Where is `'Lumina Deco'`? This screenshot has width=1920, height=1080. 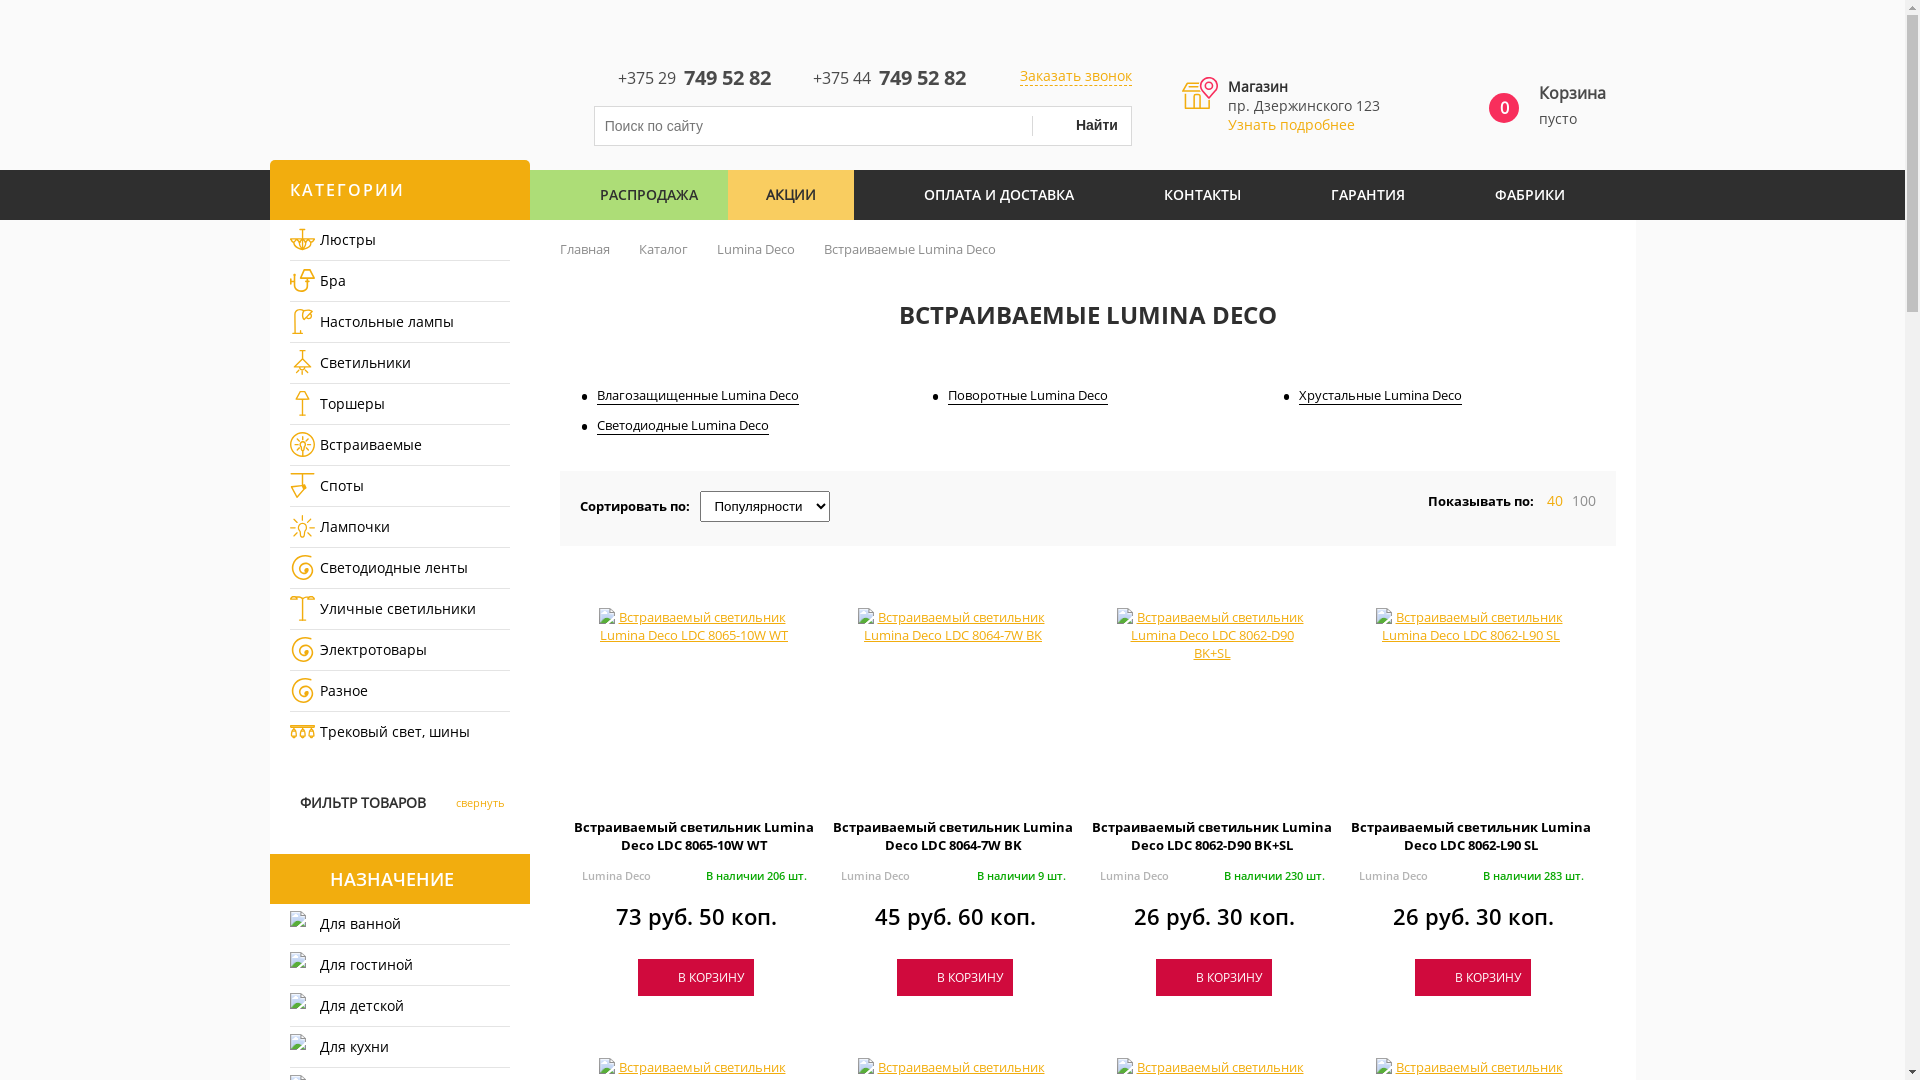 'Lumina Deco' is located at coordinates (715, 248).